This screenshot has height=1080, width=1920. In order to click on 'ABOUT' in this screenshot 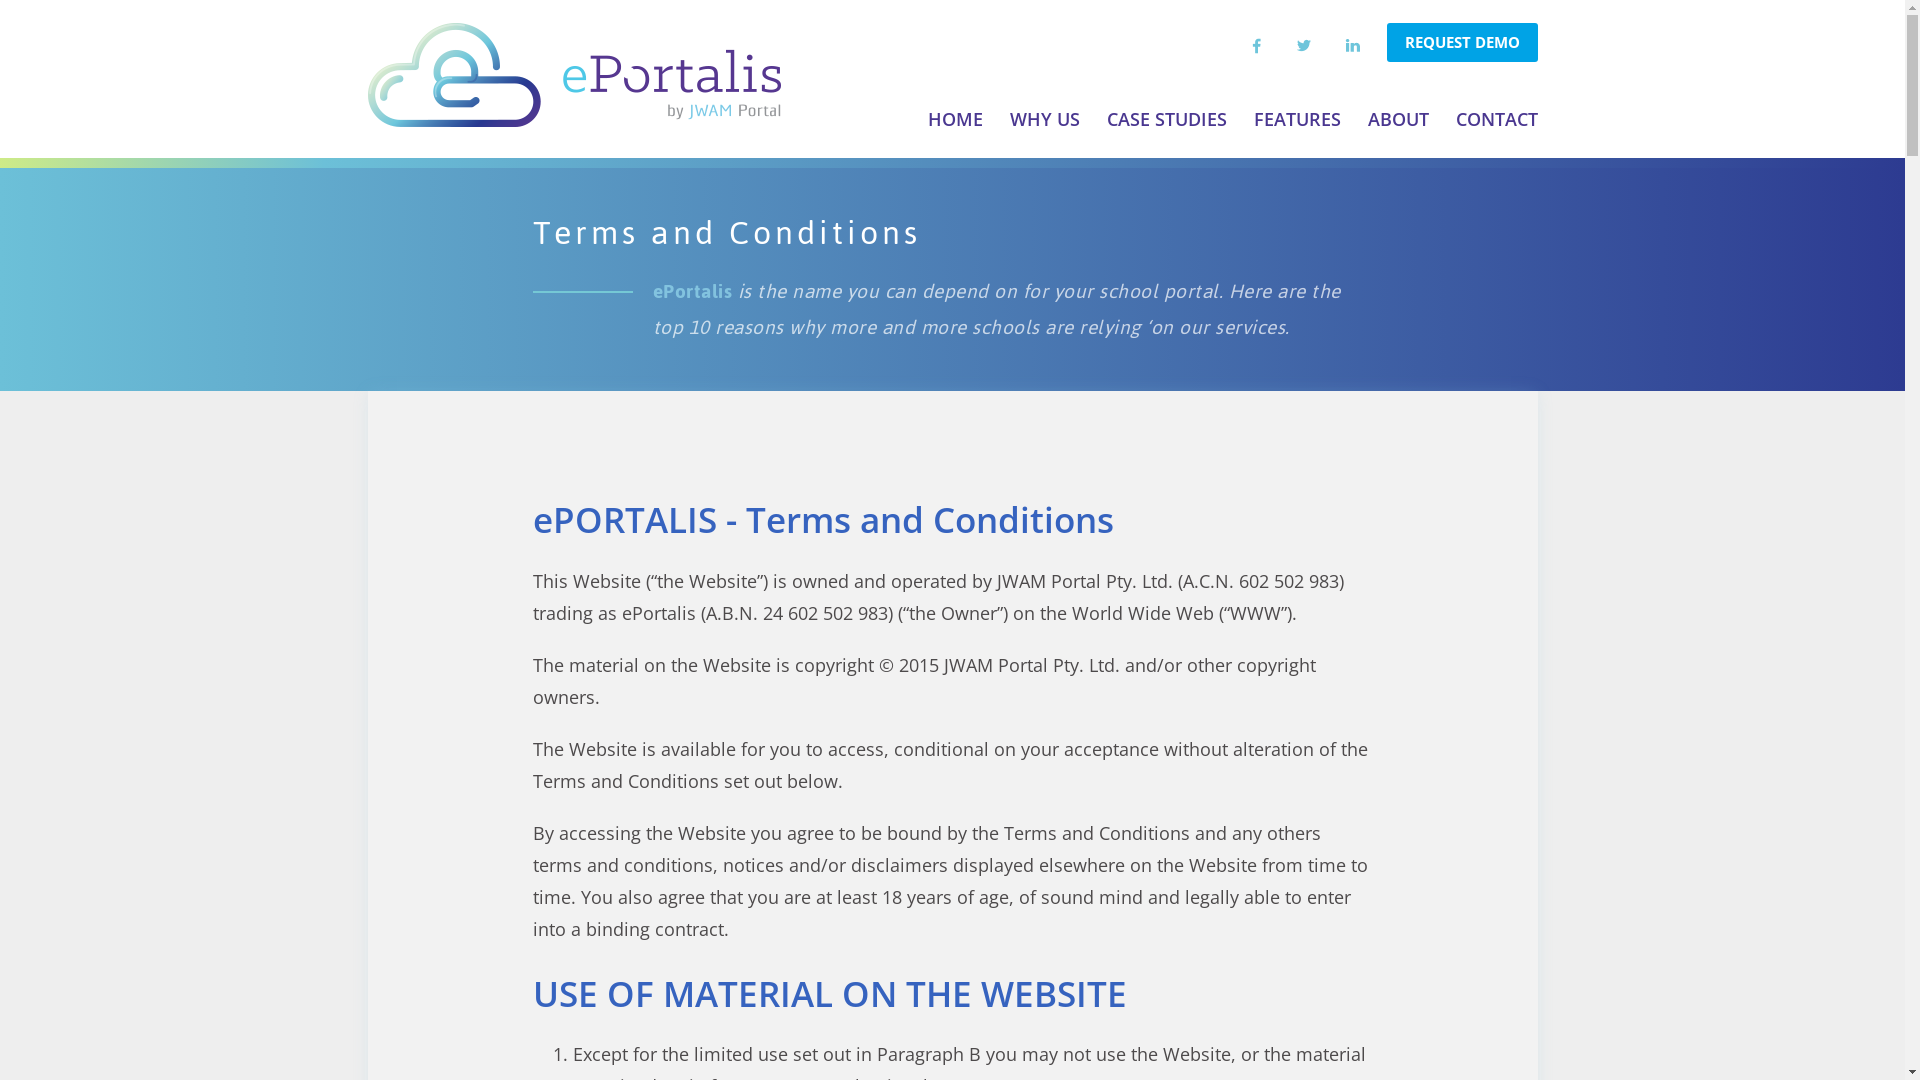, I will do `click(1397, 119)`.